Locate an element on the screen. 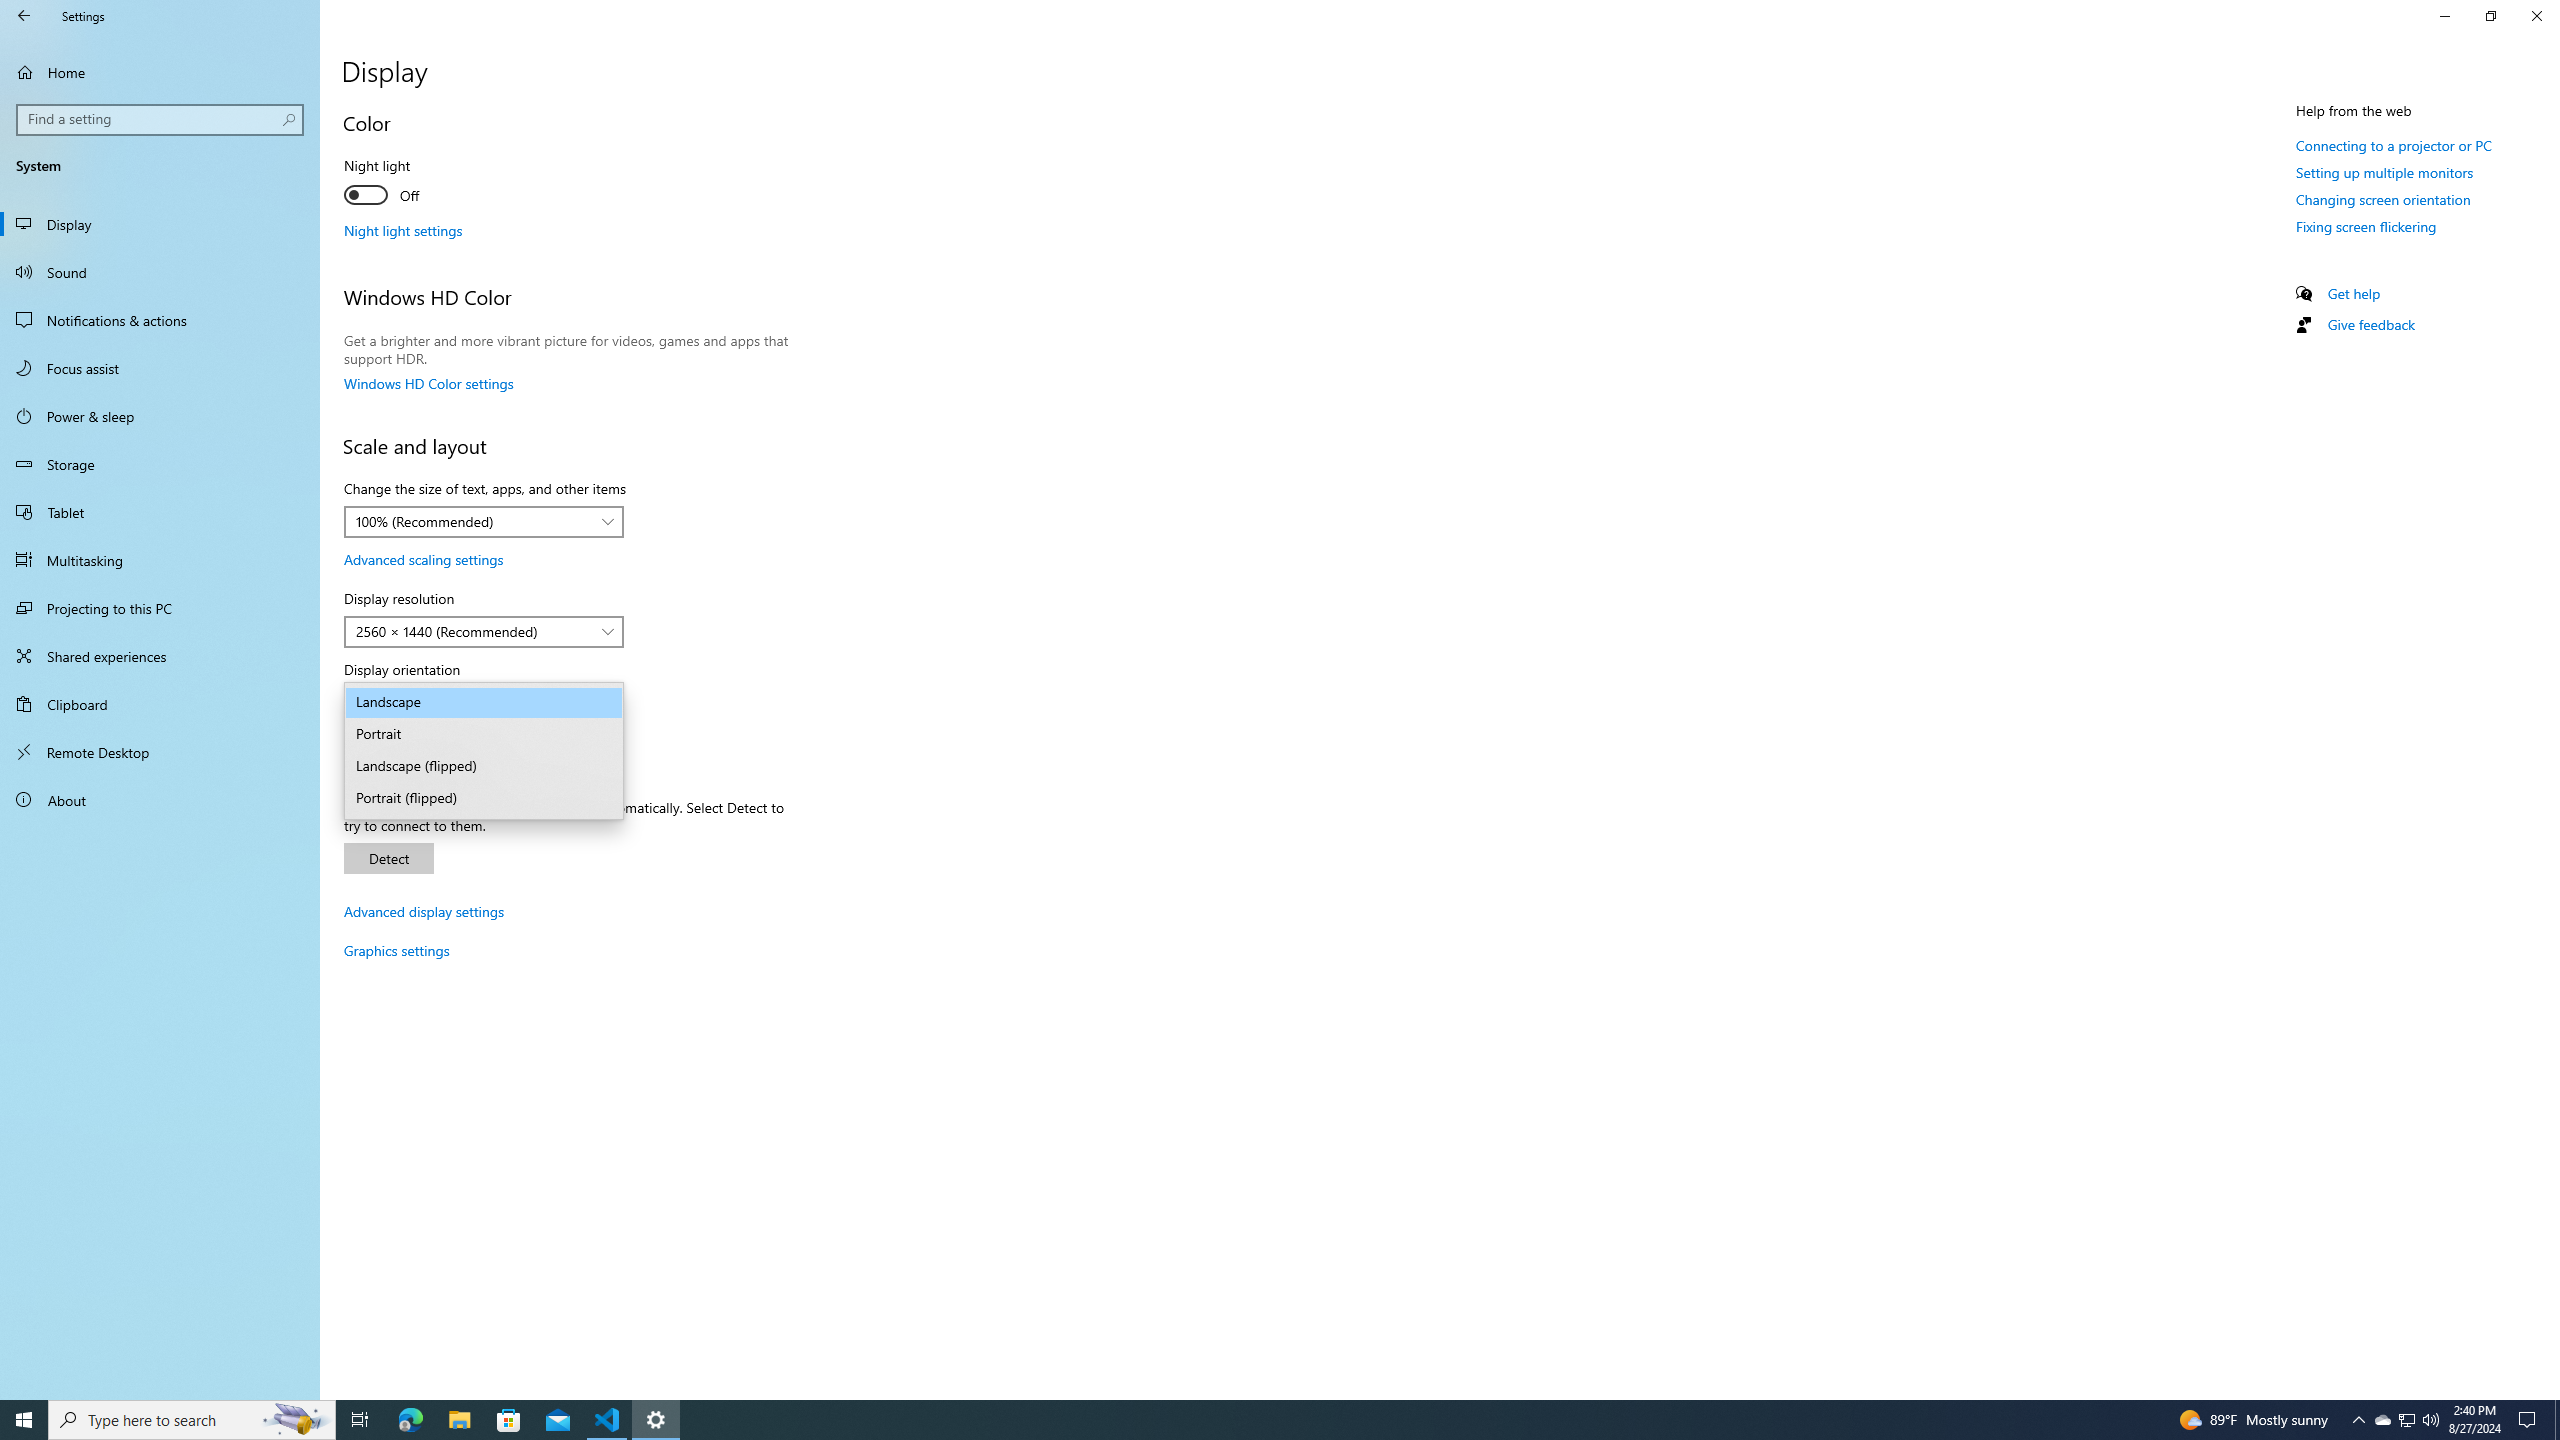 The width and height of the screenshot is (2560, 1440). 'Projecting to this PC' is located at coordinates (159, 608).